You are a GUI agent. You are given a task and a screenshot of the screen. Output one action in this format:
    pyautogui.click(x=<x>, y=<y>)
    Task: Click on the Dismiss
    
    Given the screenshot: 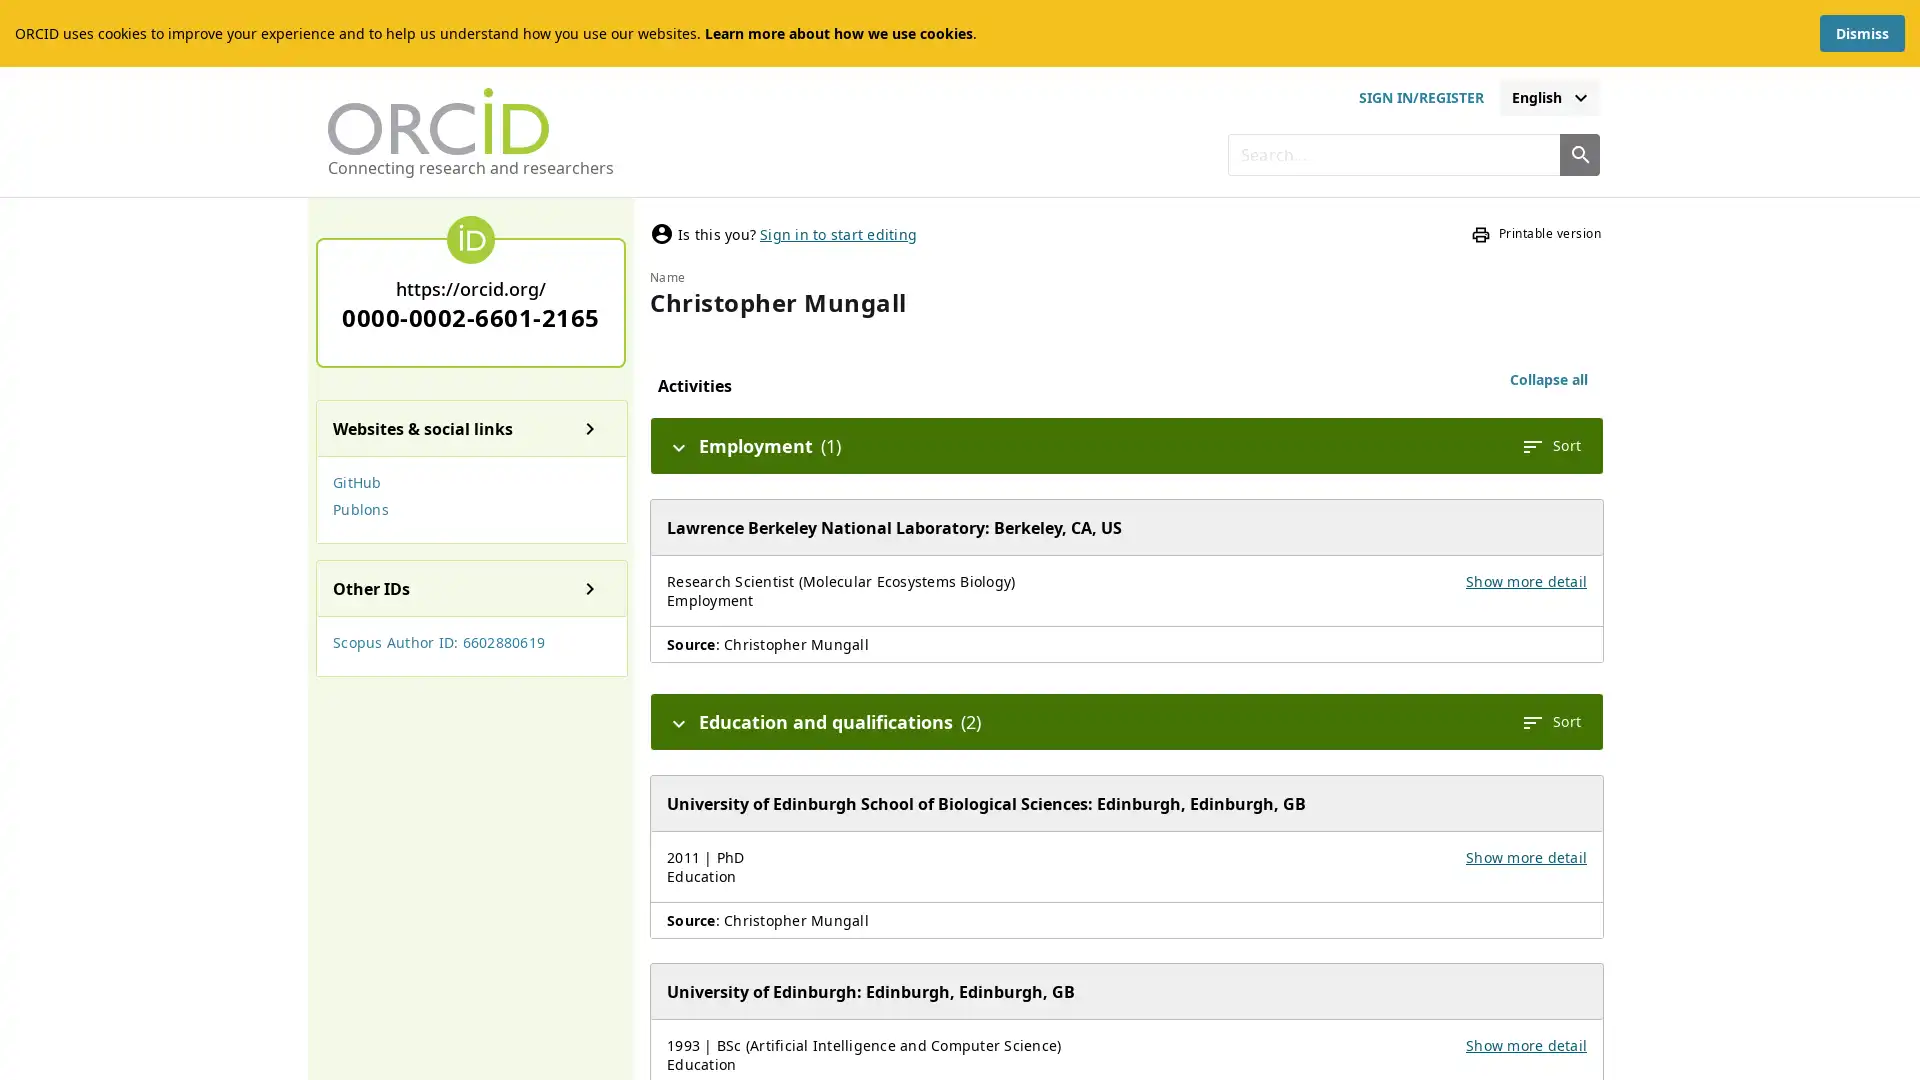 What is the action you would take?
    pyautogui.click(x=1861, y=33)
    